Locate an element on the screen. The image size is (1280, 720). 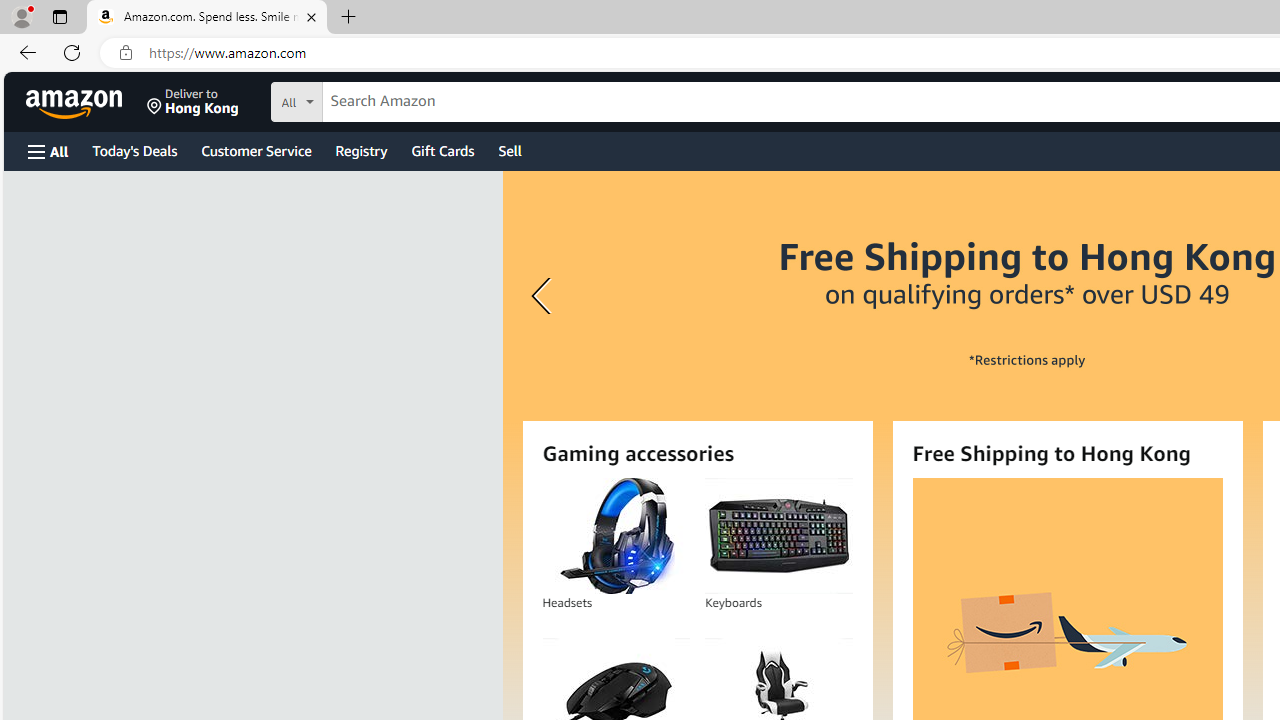
'Gift Cards' is located at coordinates (441, 149).